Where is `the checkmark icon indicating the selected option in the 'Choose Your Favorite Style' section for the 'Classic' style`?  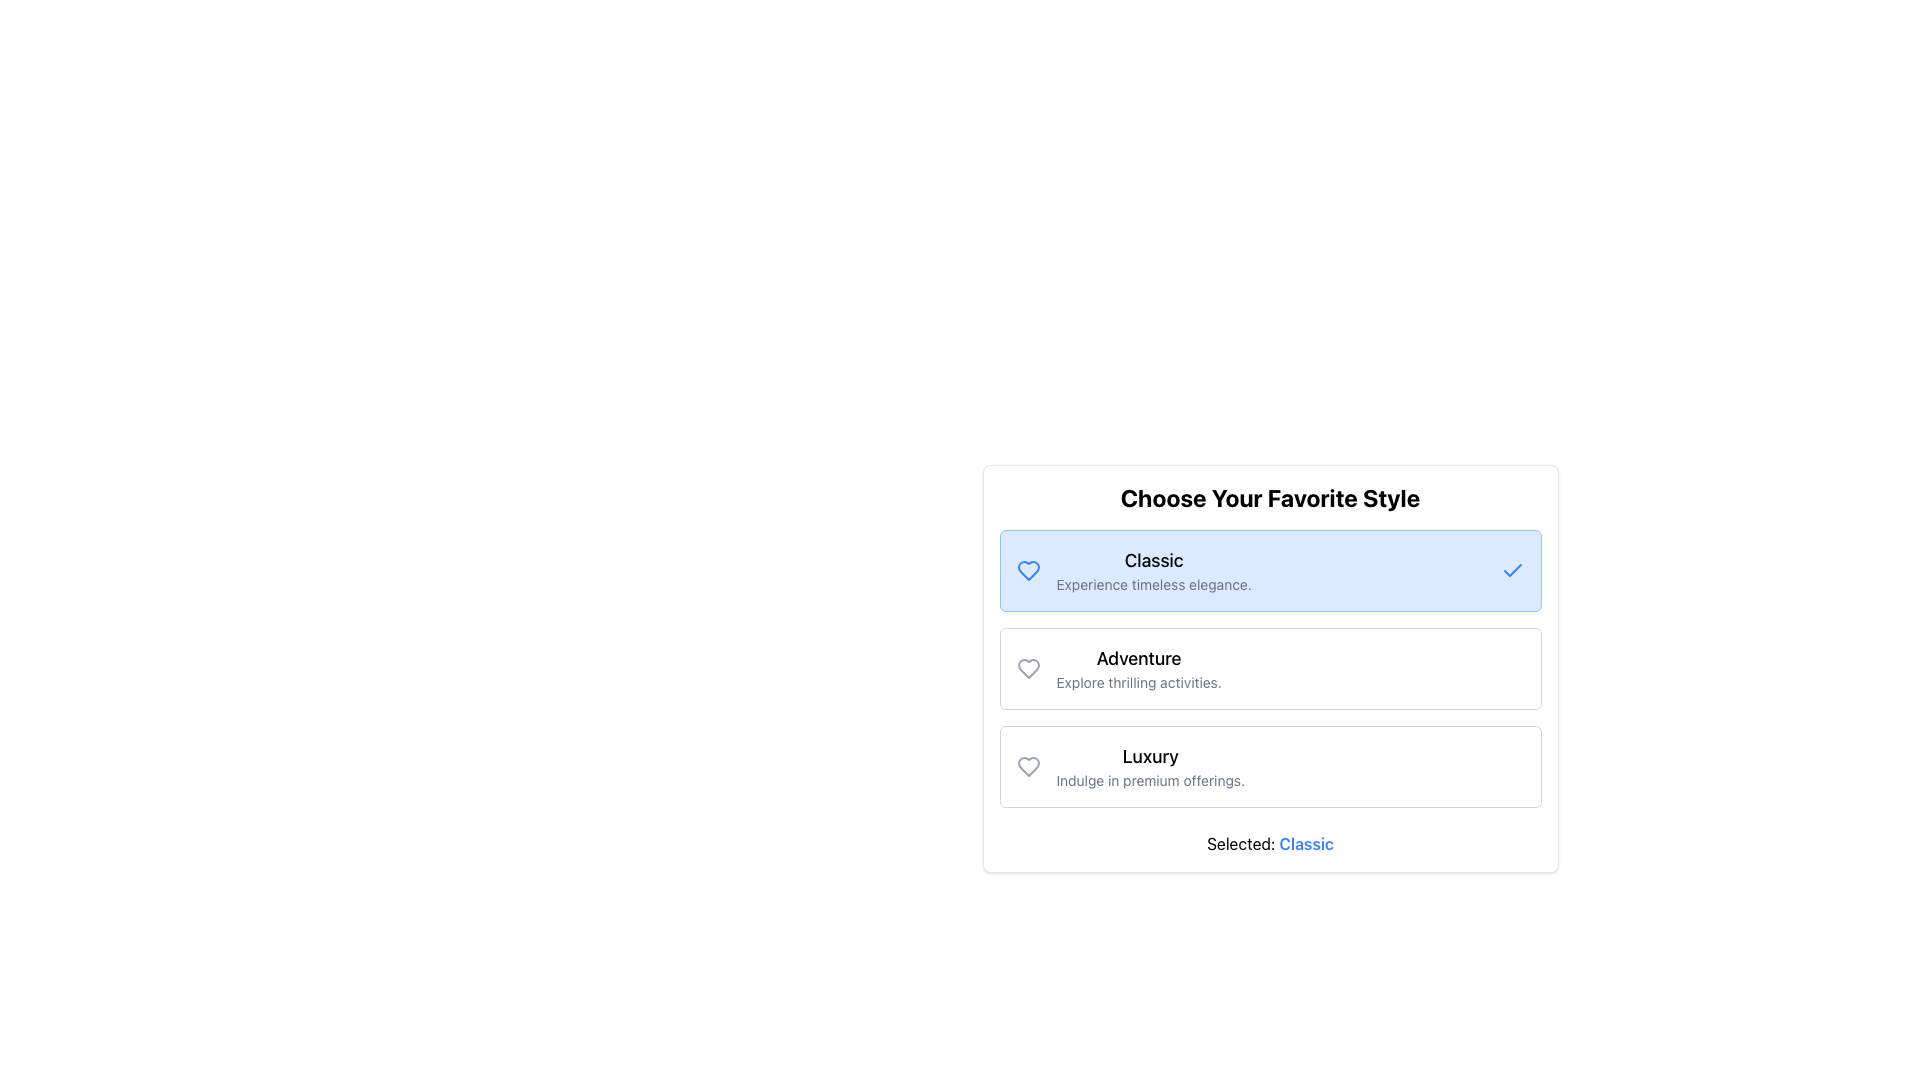 the checkmark icon indicating the selected option in the 'Choose Your Favorite Style' section for the 'Classic' style is located at coordinates (1512, 570).